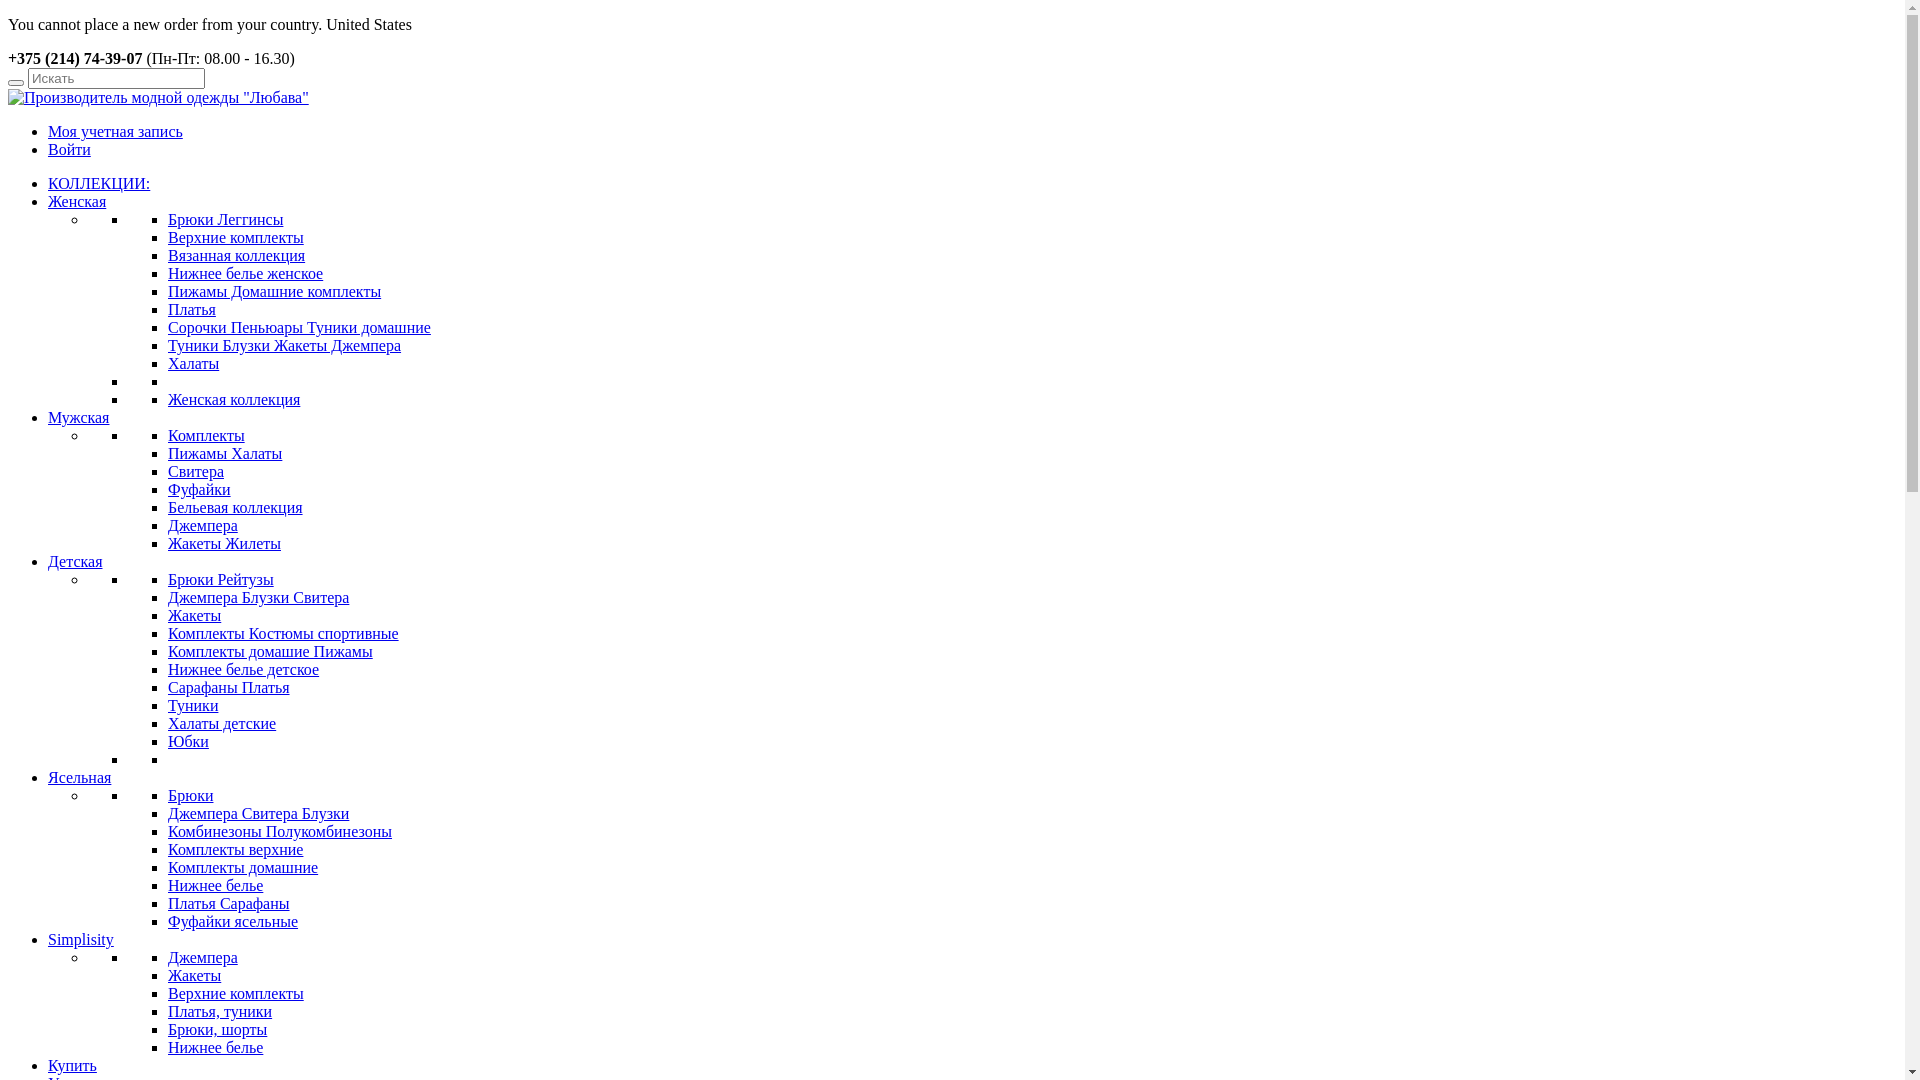  I want to click on 'Simplisity', so click(48, 939).